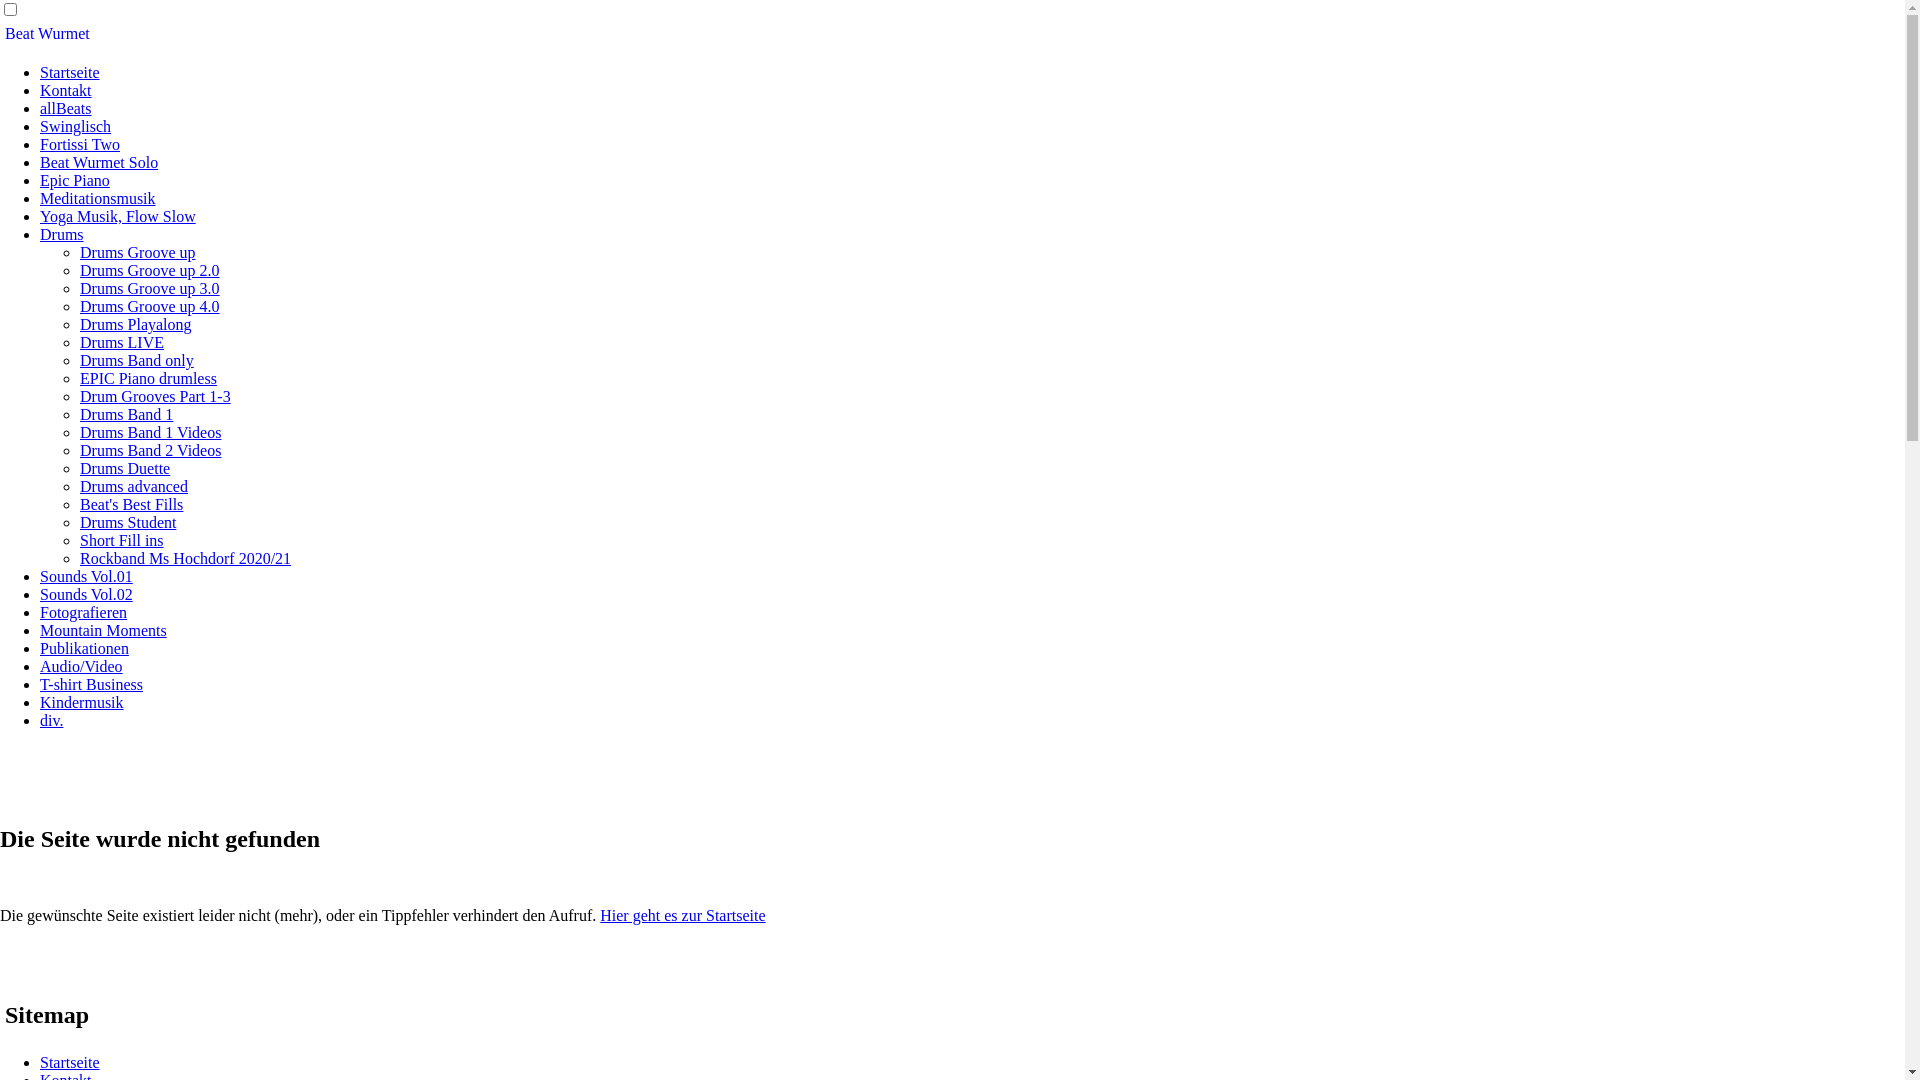 The image size is (1920, 1080). I want to click on 'Drums Duette', so click(80, 468).